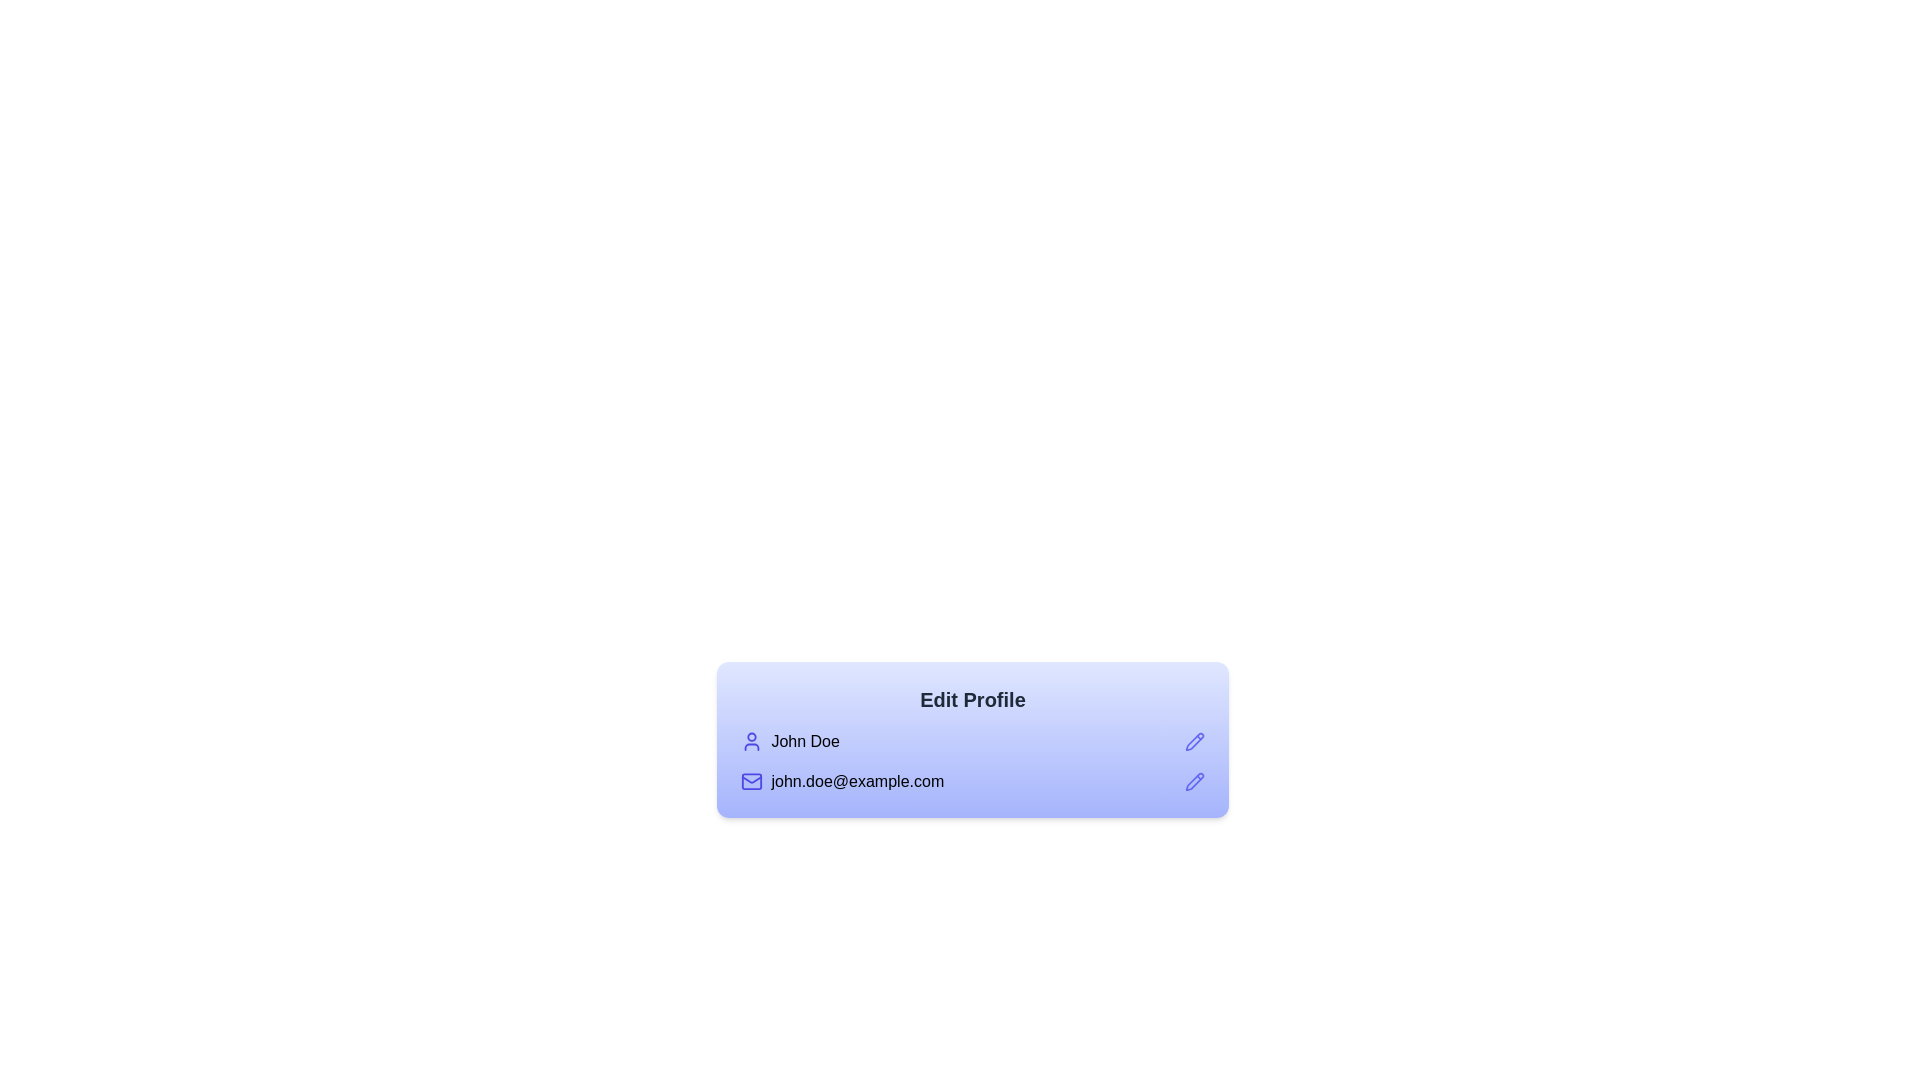  I want to click on the visual state of the email icon located below the 'John Doe' text and to the left of the email address 'john.doe@example.com', so click(751, 781).